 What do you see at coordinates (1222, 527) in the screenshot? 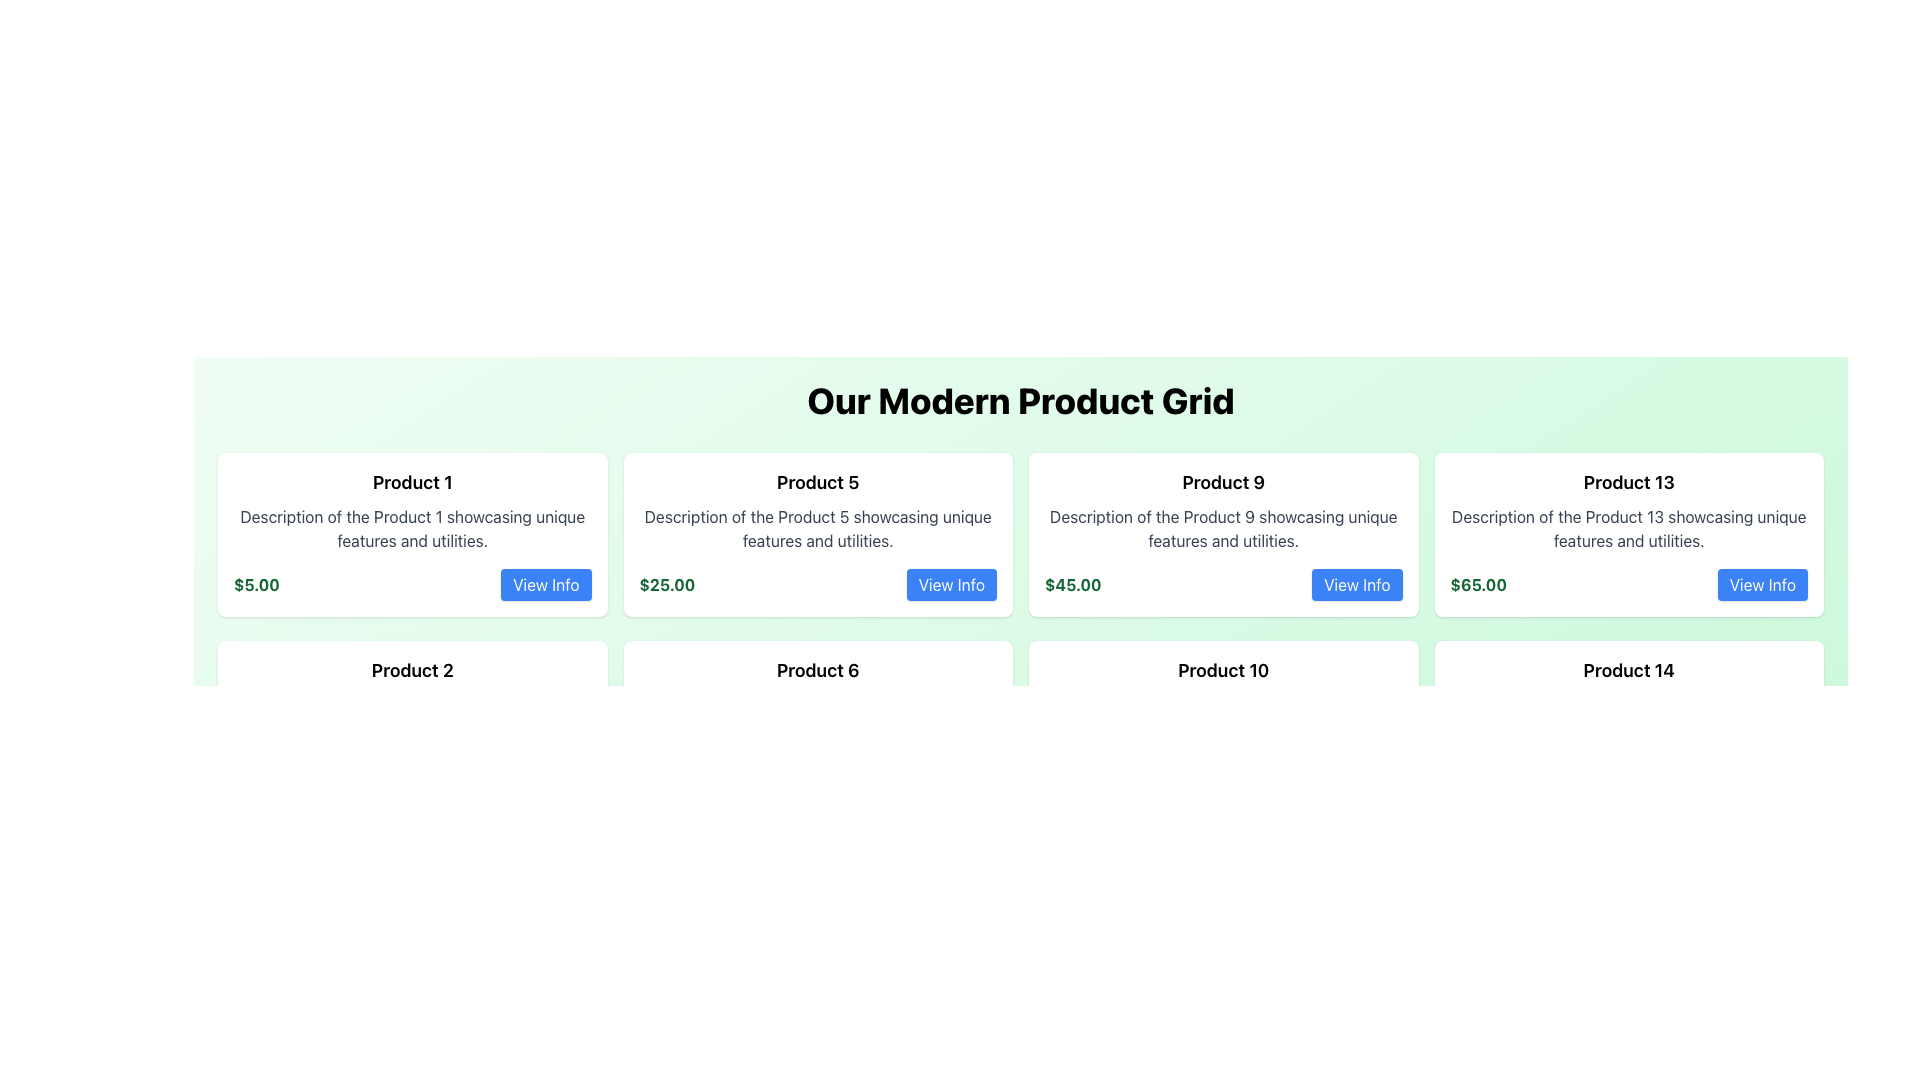
I see `description text for 'Product 9' located in the third column of the product grid, styled in gray font, positioned below the title 'Product 9' and above the price '$45.00'` at bounding box center [1222, 527].